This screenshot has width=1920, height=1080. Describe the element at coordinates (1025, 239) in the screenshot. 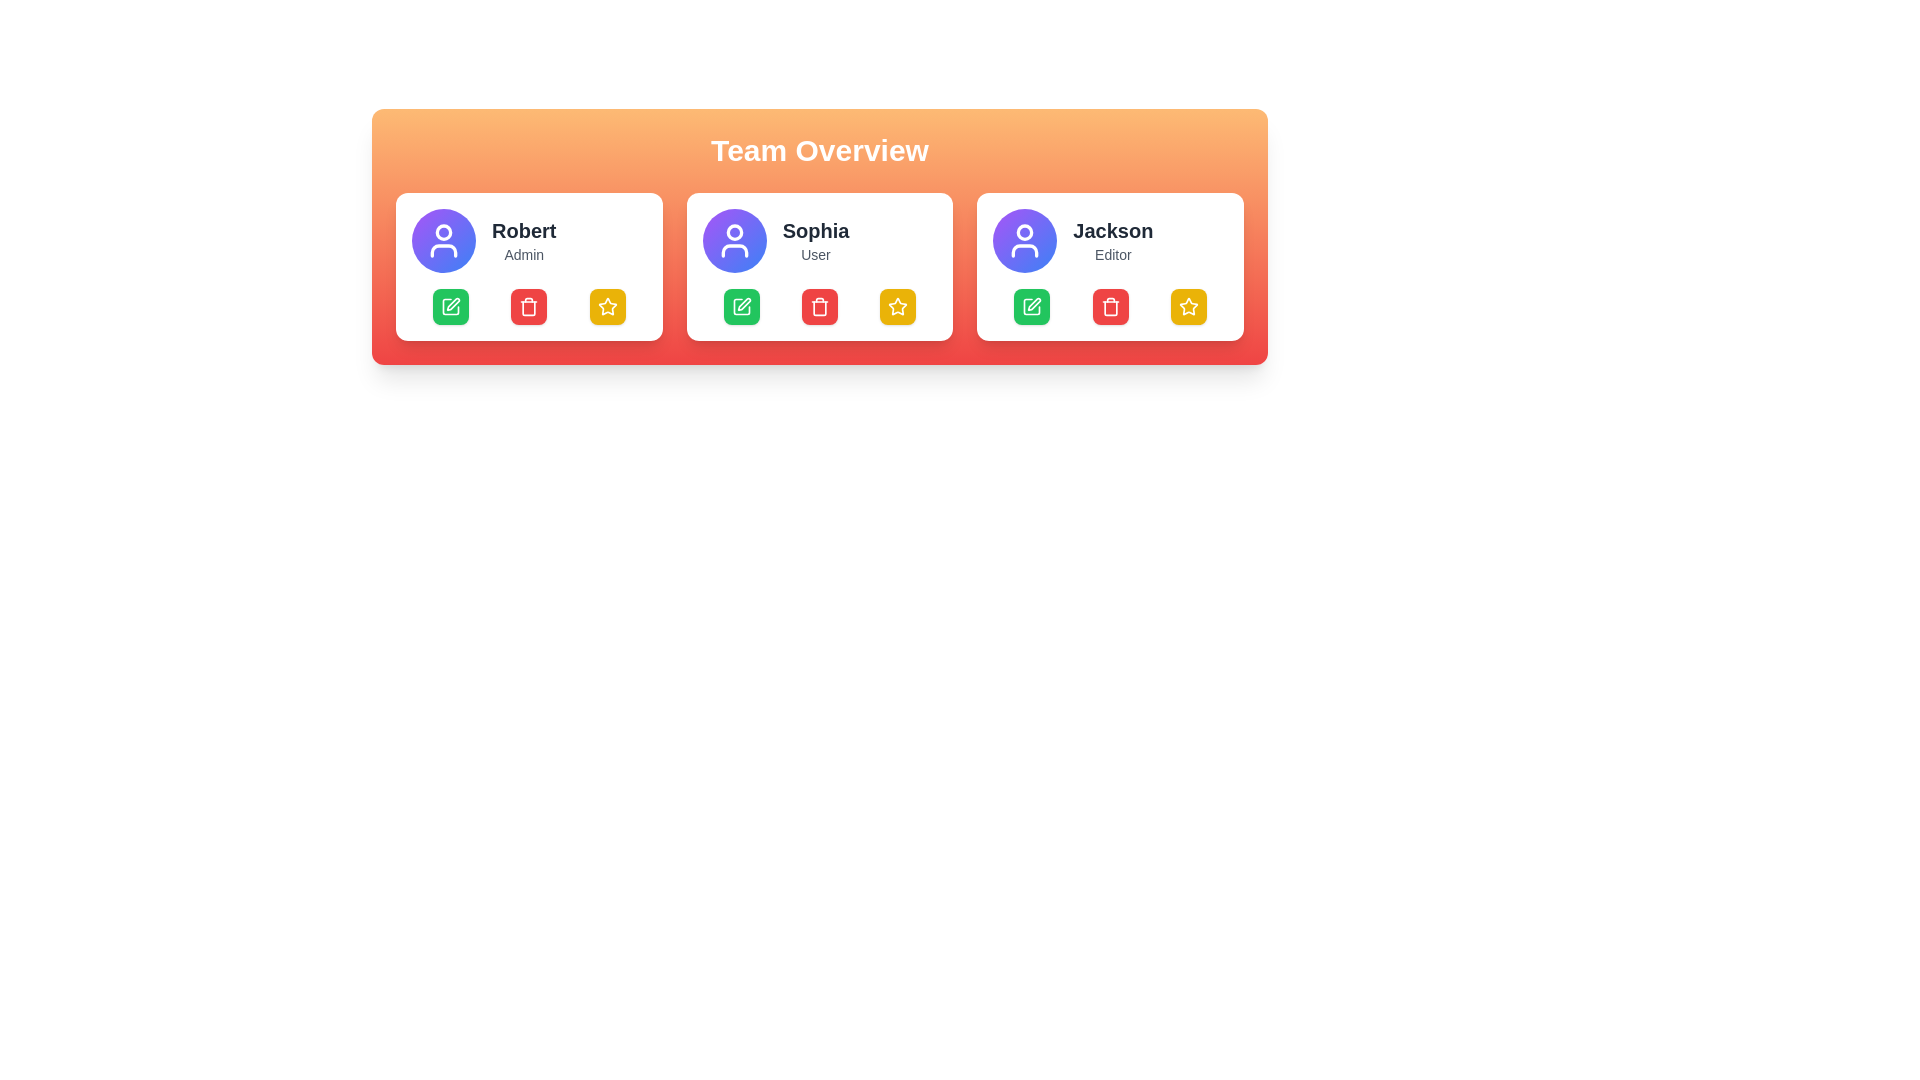

I see `the Avatar Icon representing the user 'Jackson' to interact with the associated user profile` at that location.